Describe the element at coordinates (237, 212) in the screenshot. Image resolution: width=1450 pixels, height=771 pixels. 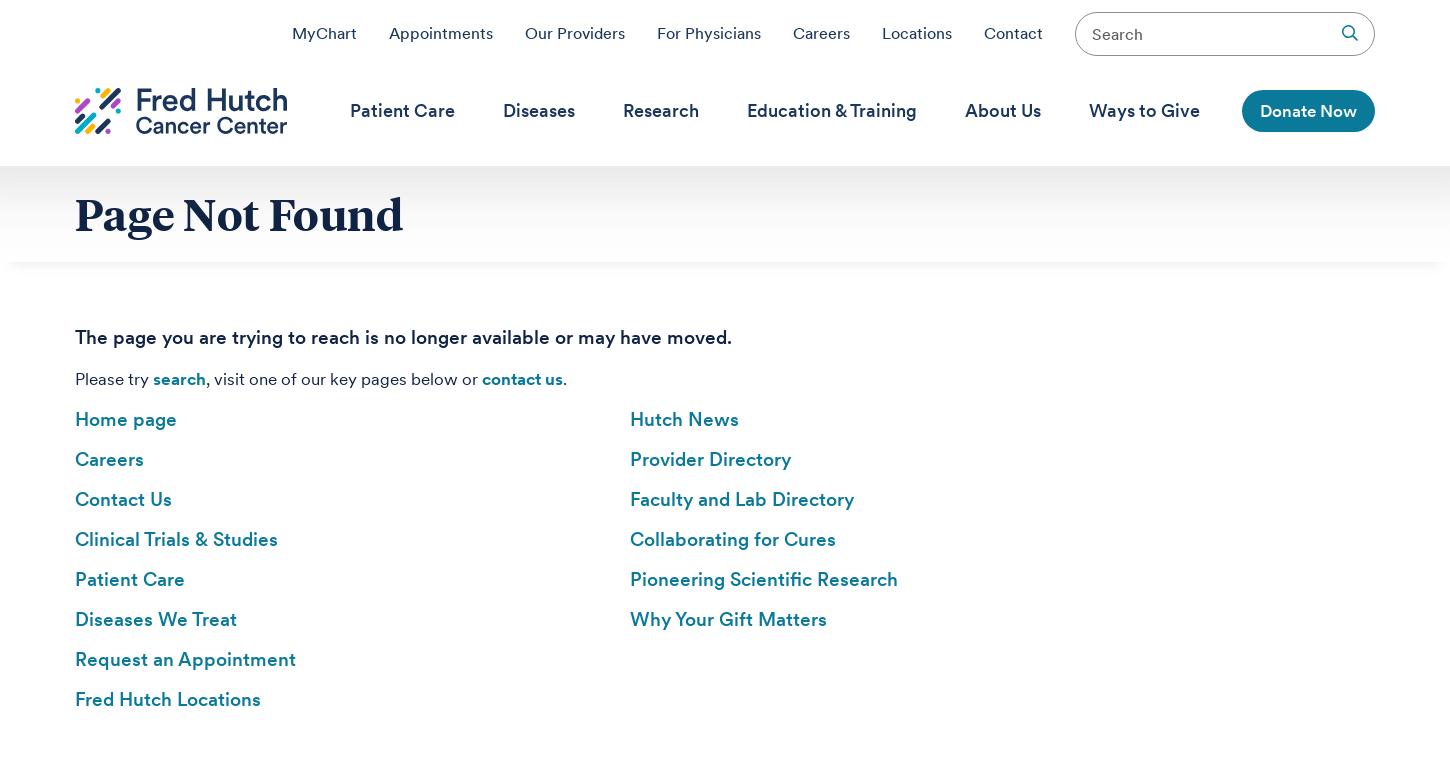
I see `'Page Not Found'` at that location.